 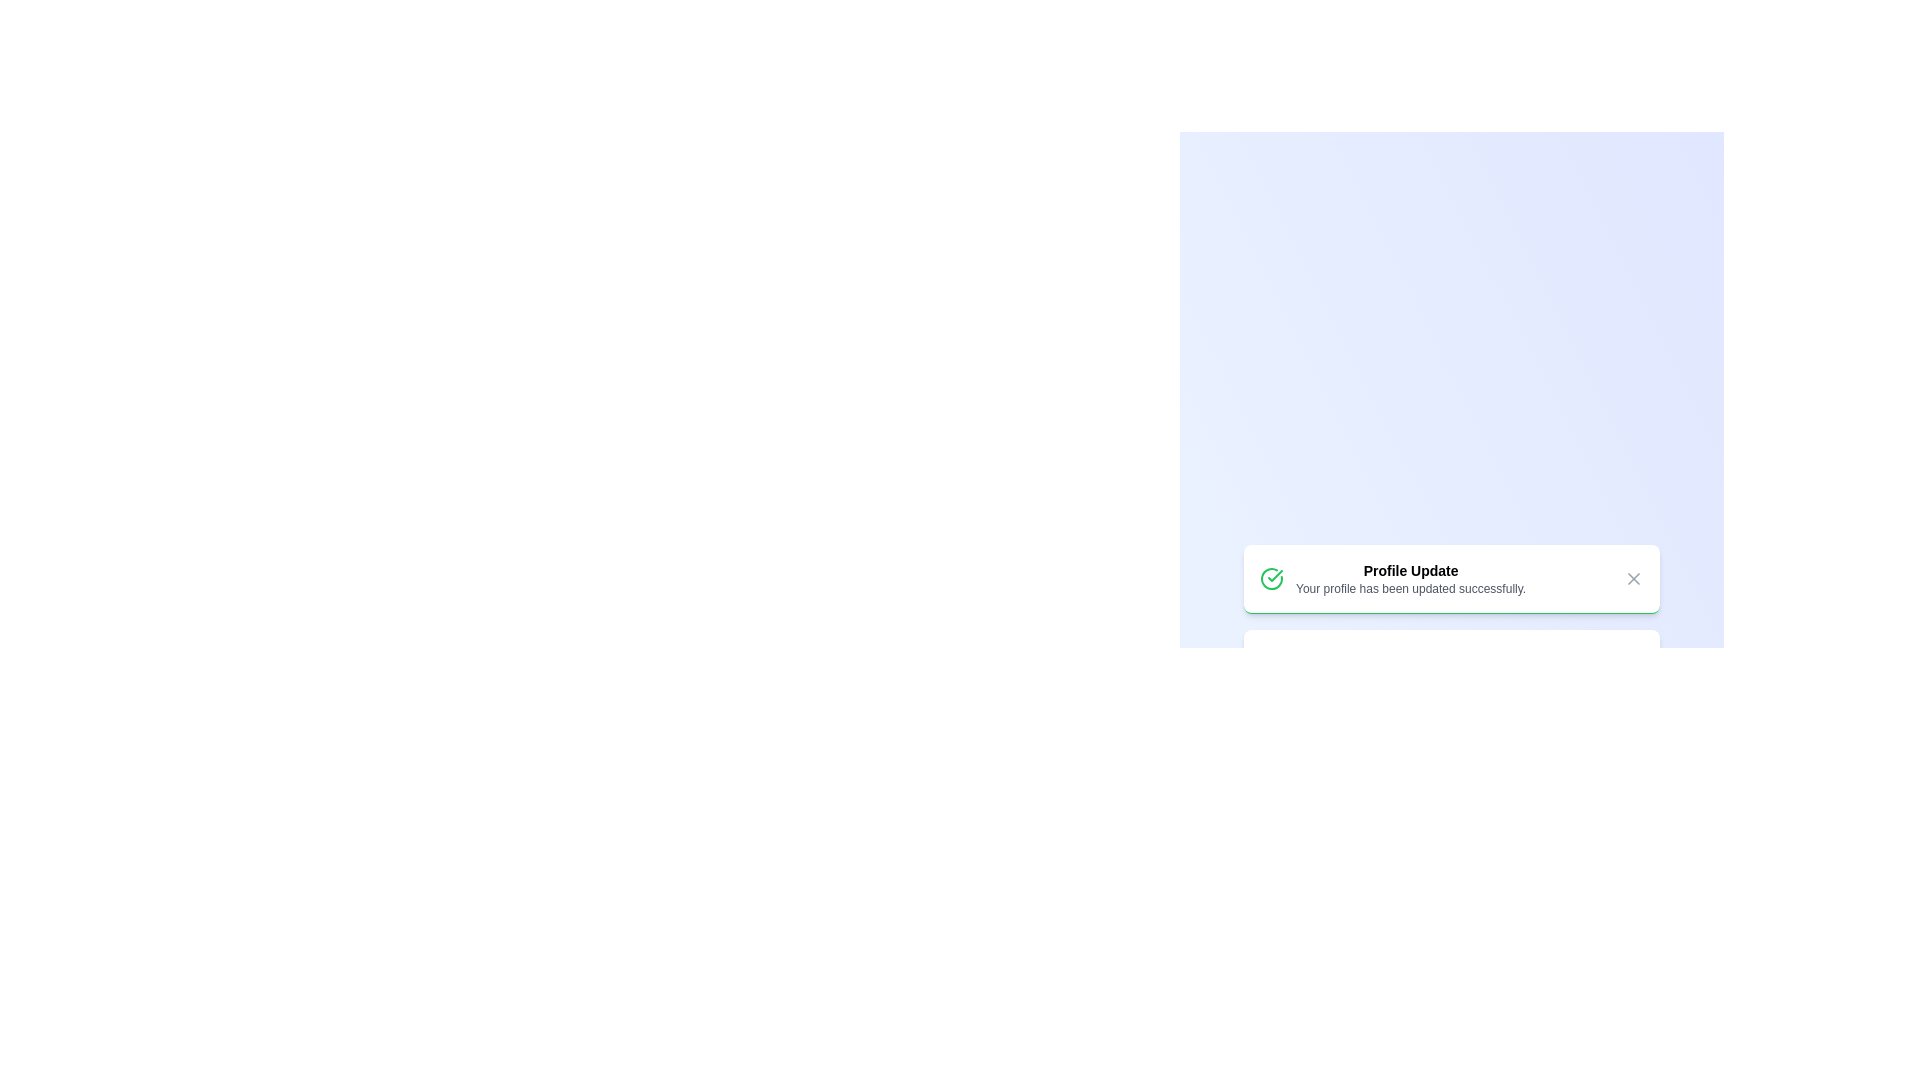 I want to click on the 'X' icon button located at the top right corner of the notification box to observe hover effects, so click(x=1633, y=578).